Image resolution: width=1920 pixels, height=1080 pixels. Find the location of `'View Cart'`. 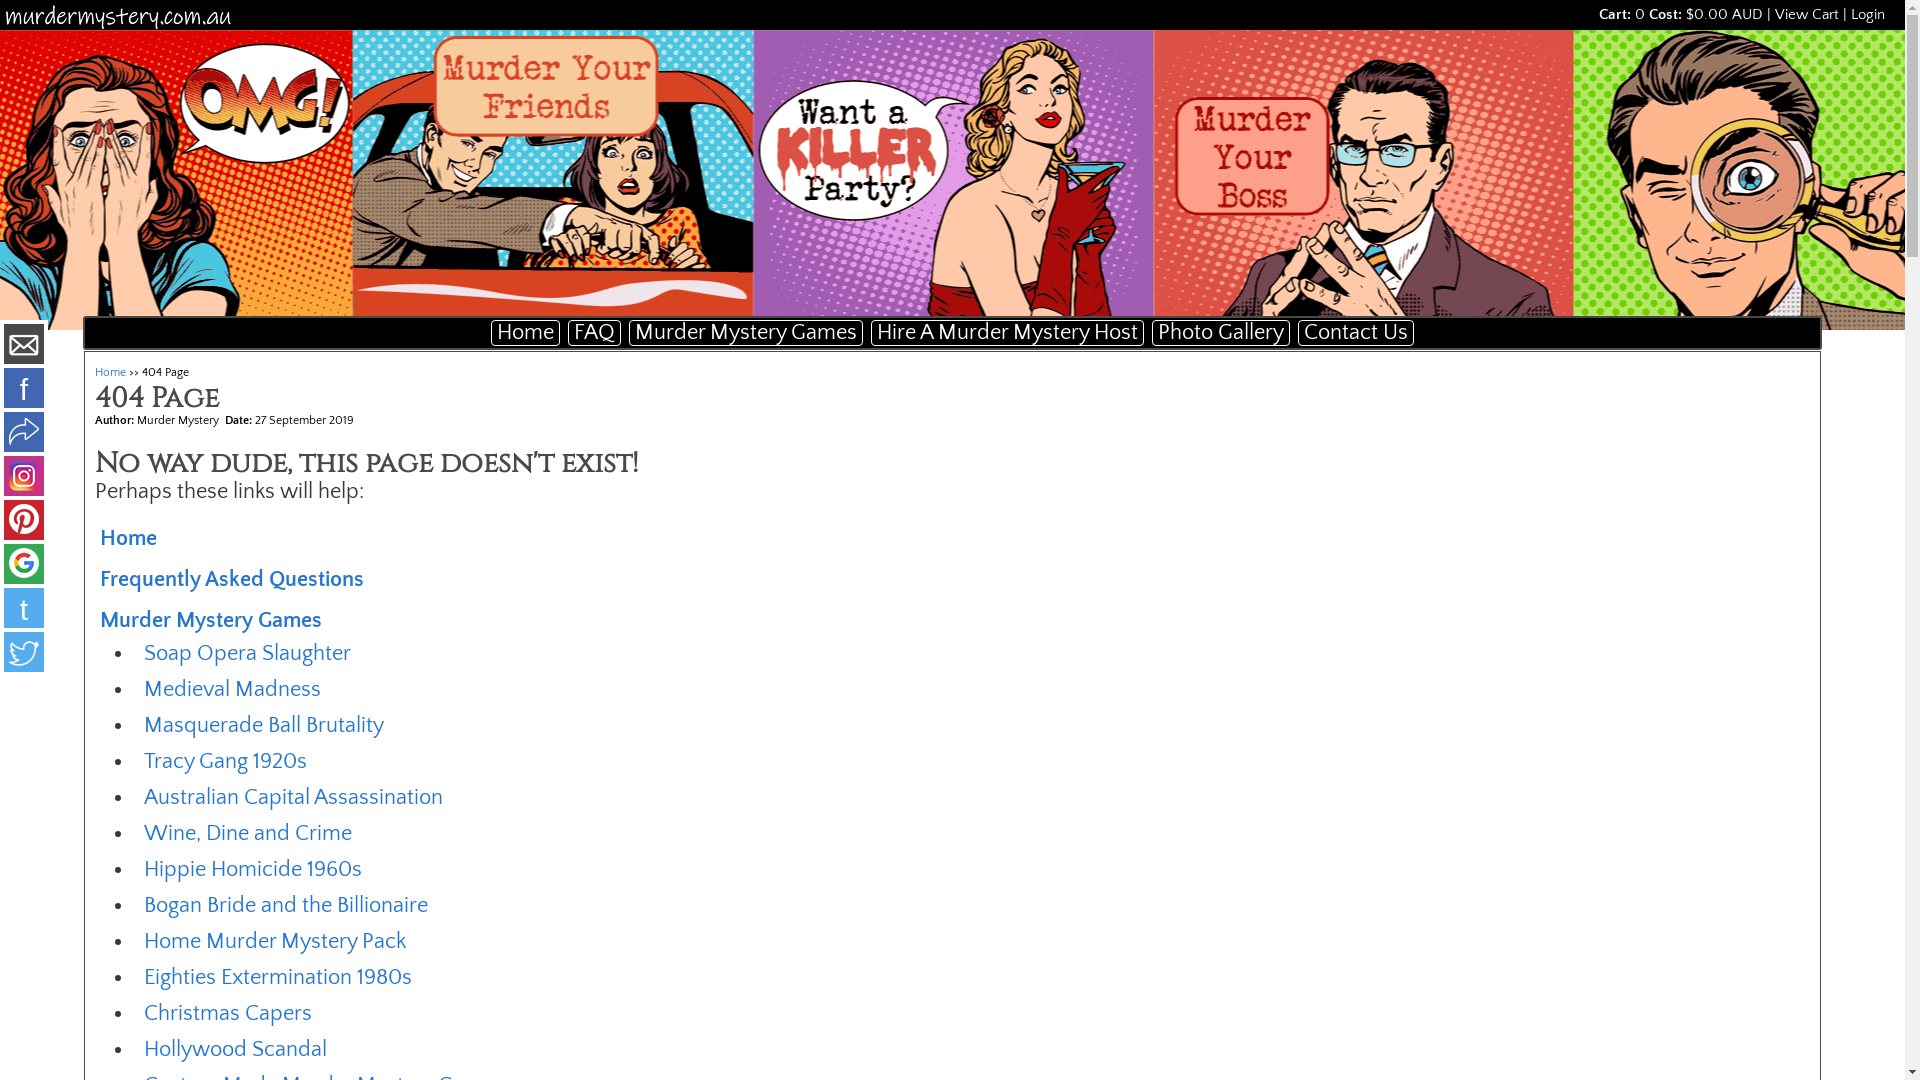

'View Cart' is located at coordinates (1806, 14).